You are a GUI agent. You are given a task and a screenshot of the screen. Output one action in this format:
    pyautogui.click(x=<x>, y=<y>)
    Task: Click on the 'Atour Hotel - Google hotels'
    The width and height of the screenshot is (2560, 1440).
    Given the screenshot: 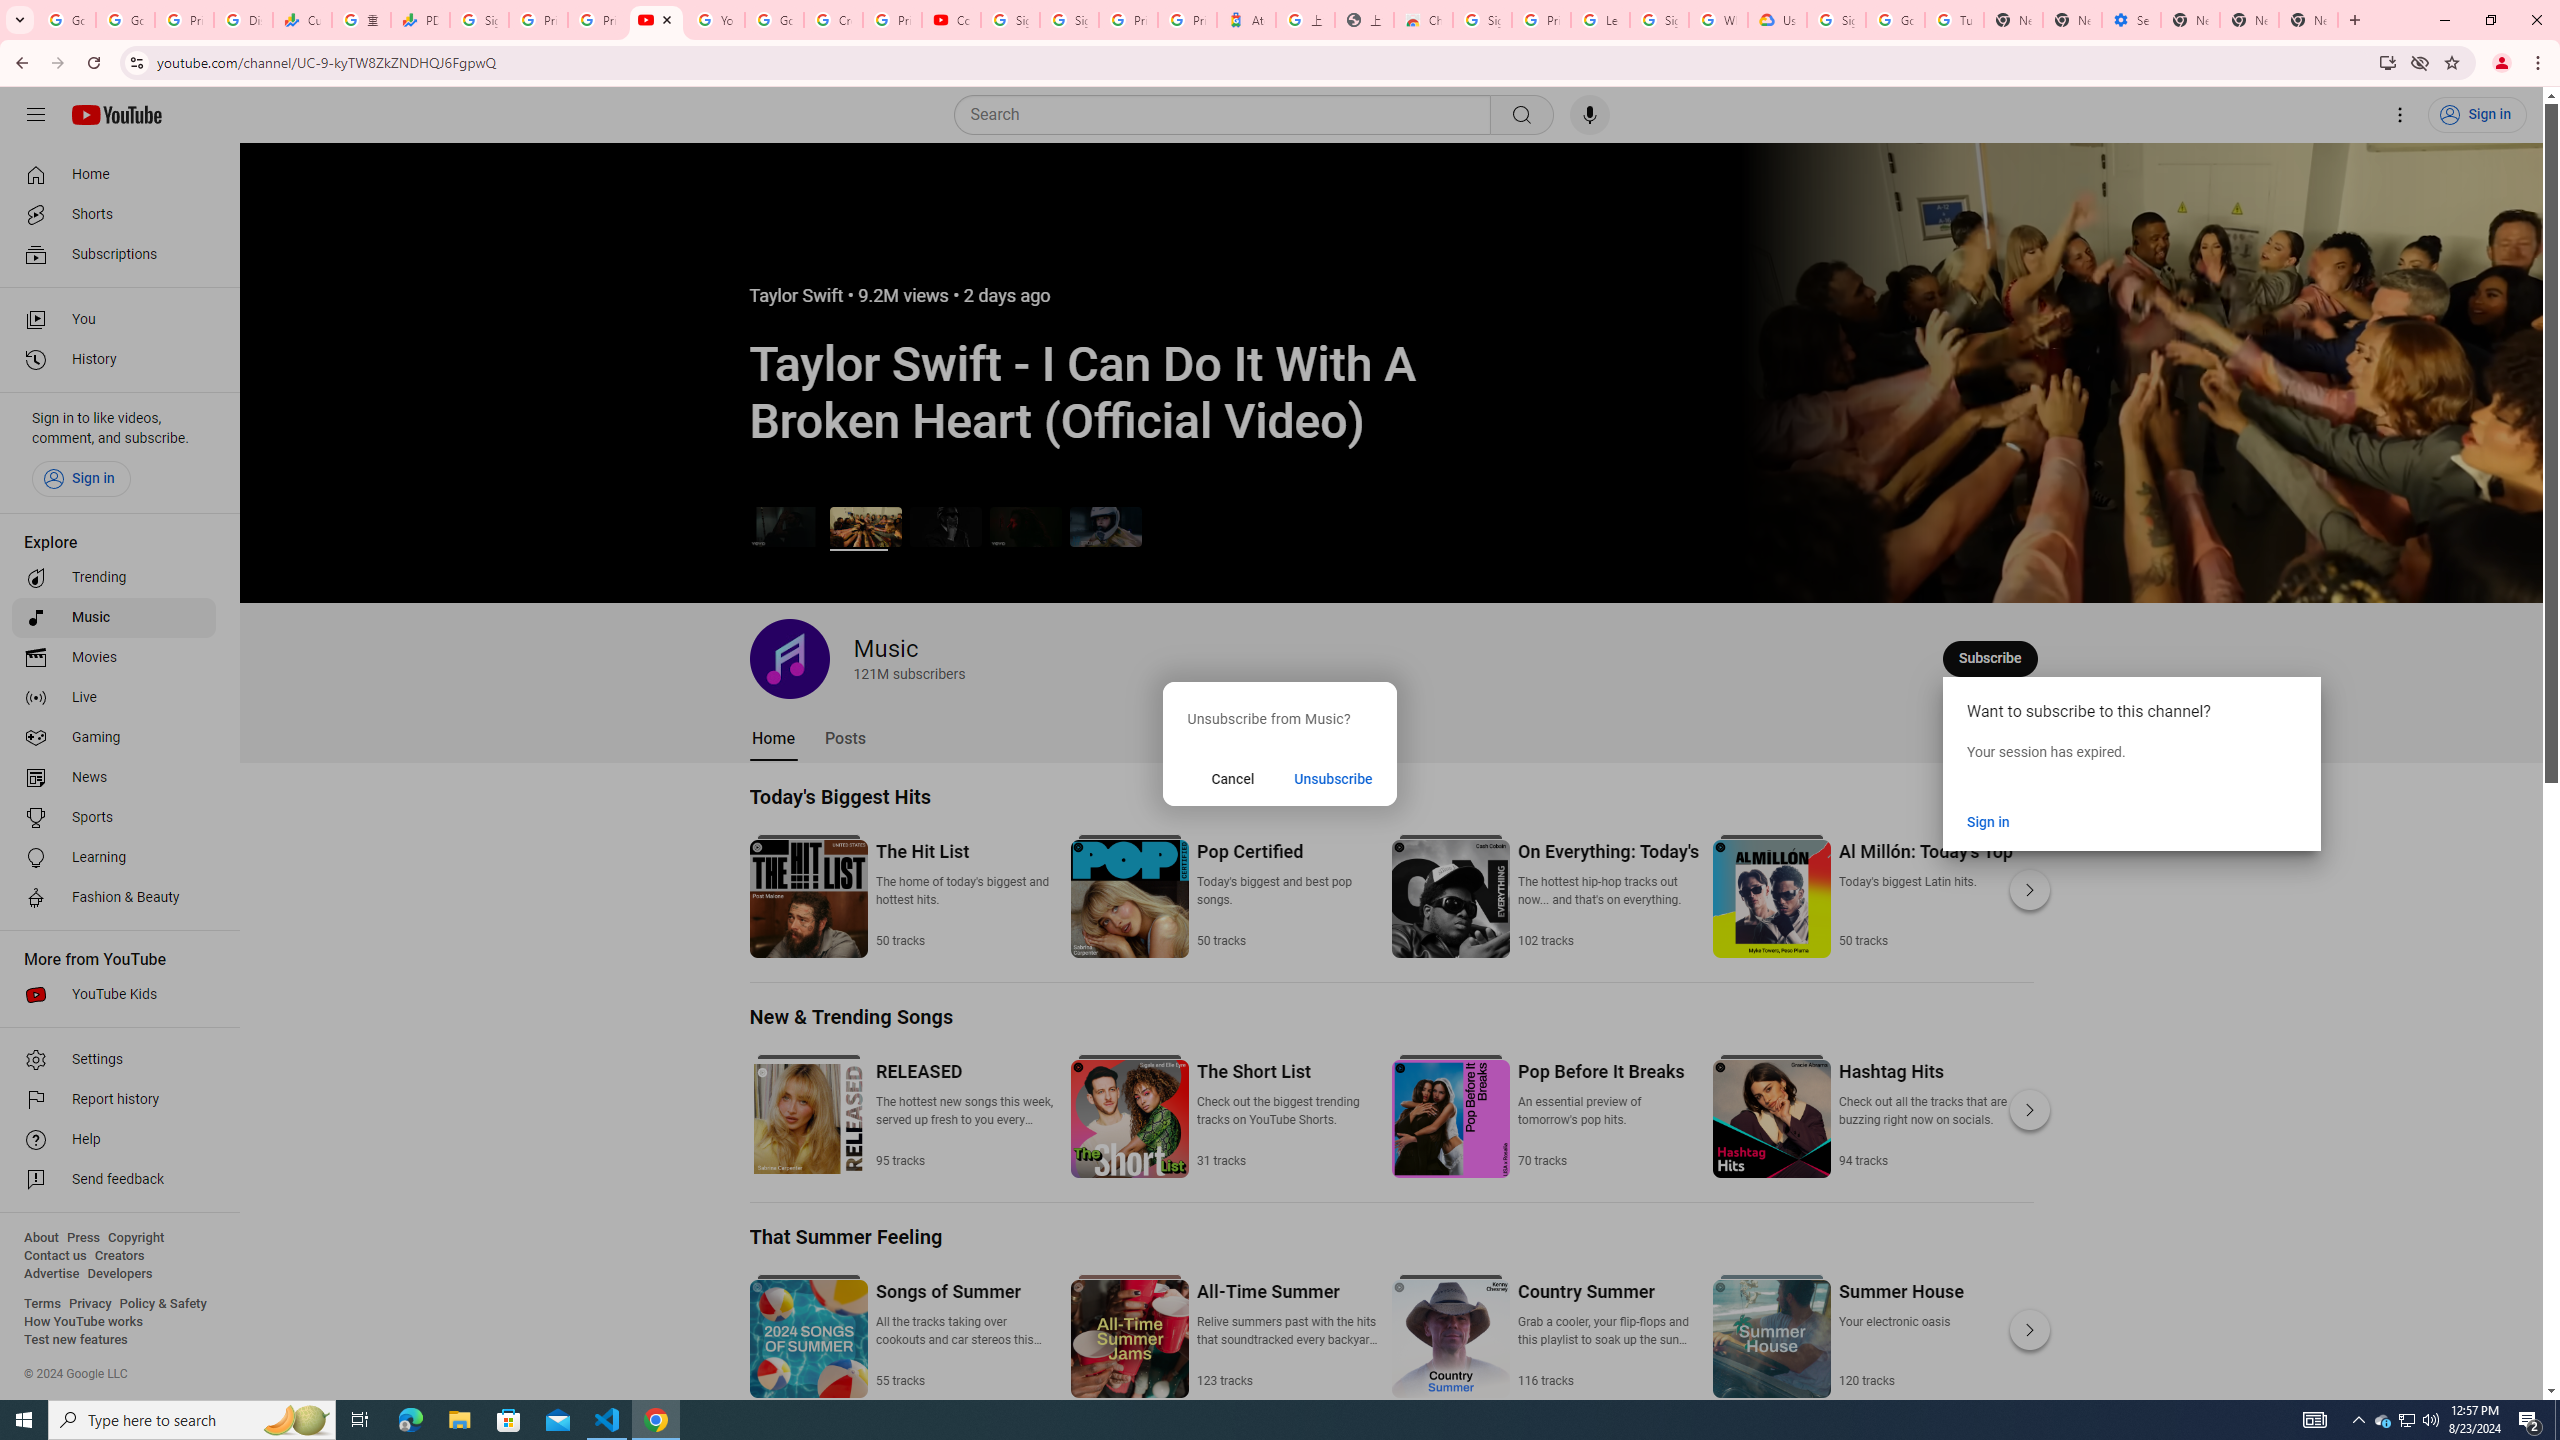 What is the action you would take?
    pyautogui.click(x=1246, y=19)
    